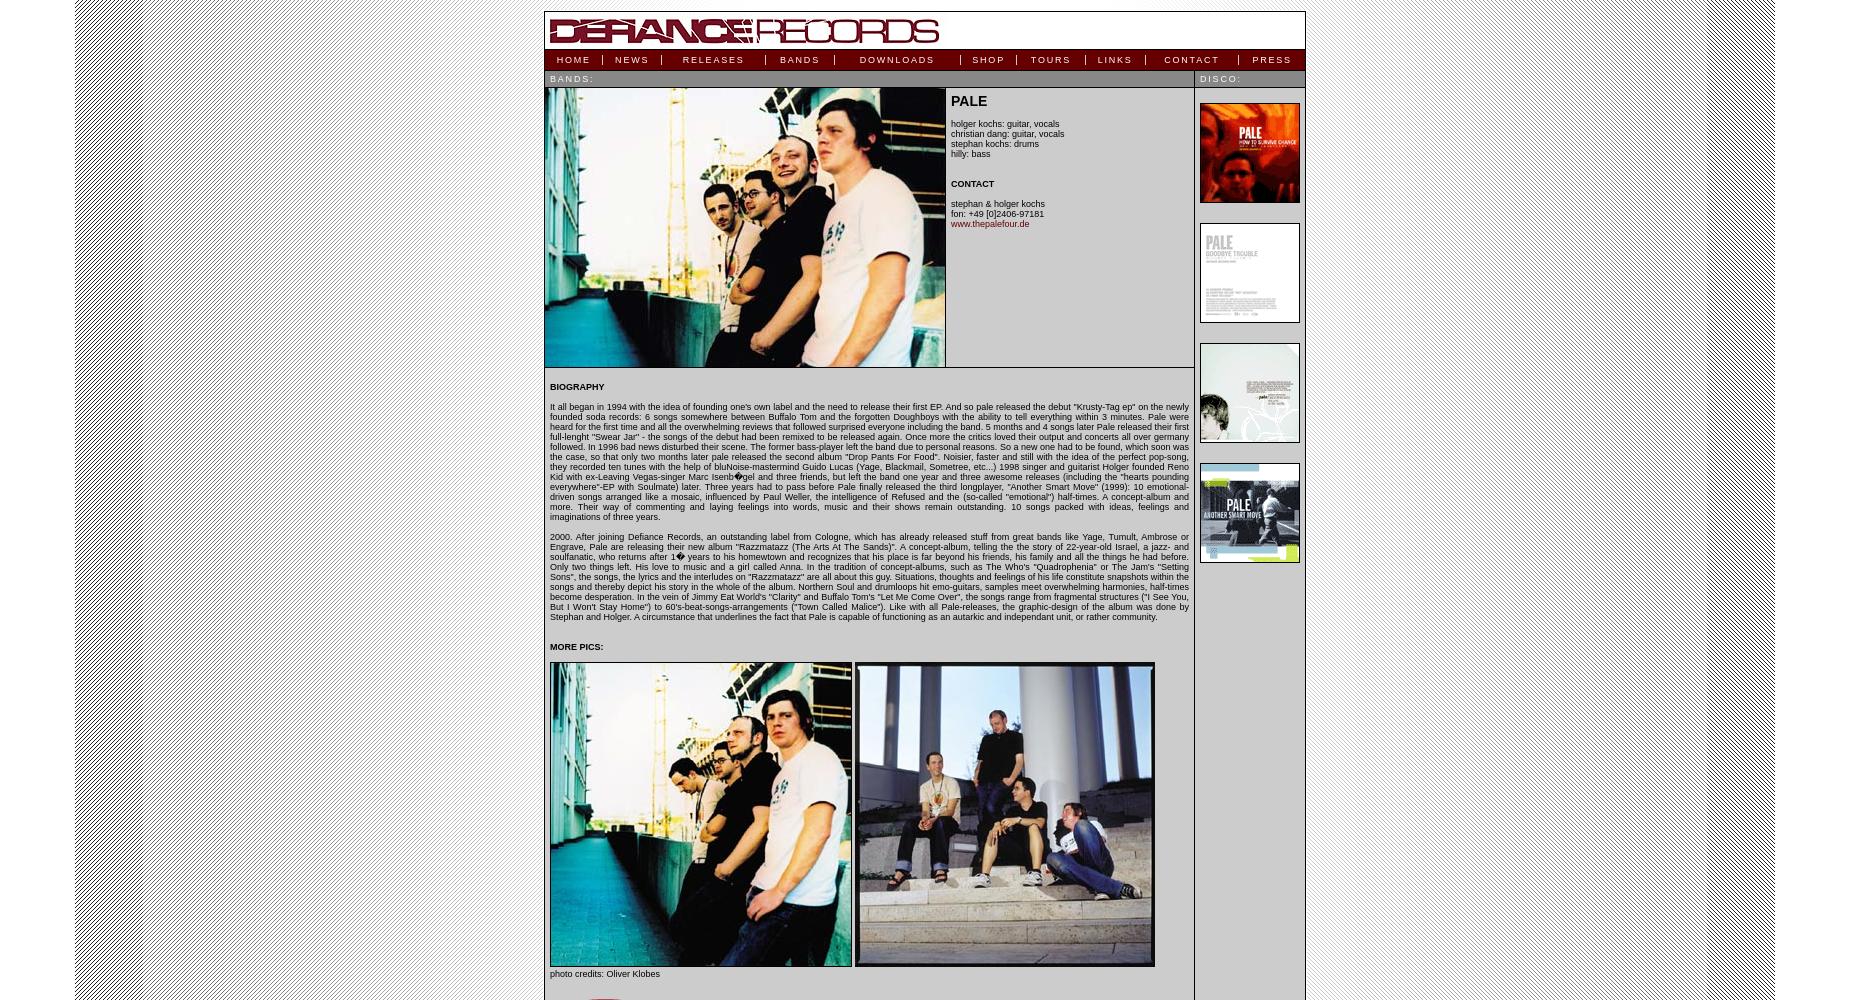 Image resolution: width=1850 pixels, height=1000 pixels. I want to click on 'holger kochs: guitar, vocals', so click(1003, 123).